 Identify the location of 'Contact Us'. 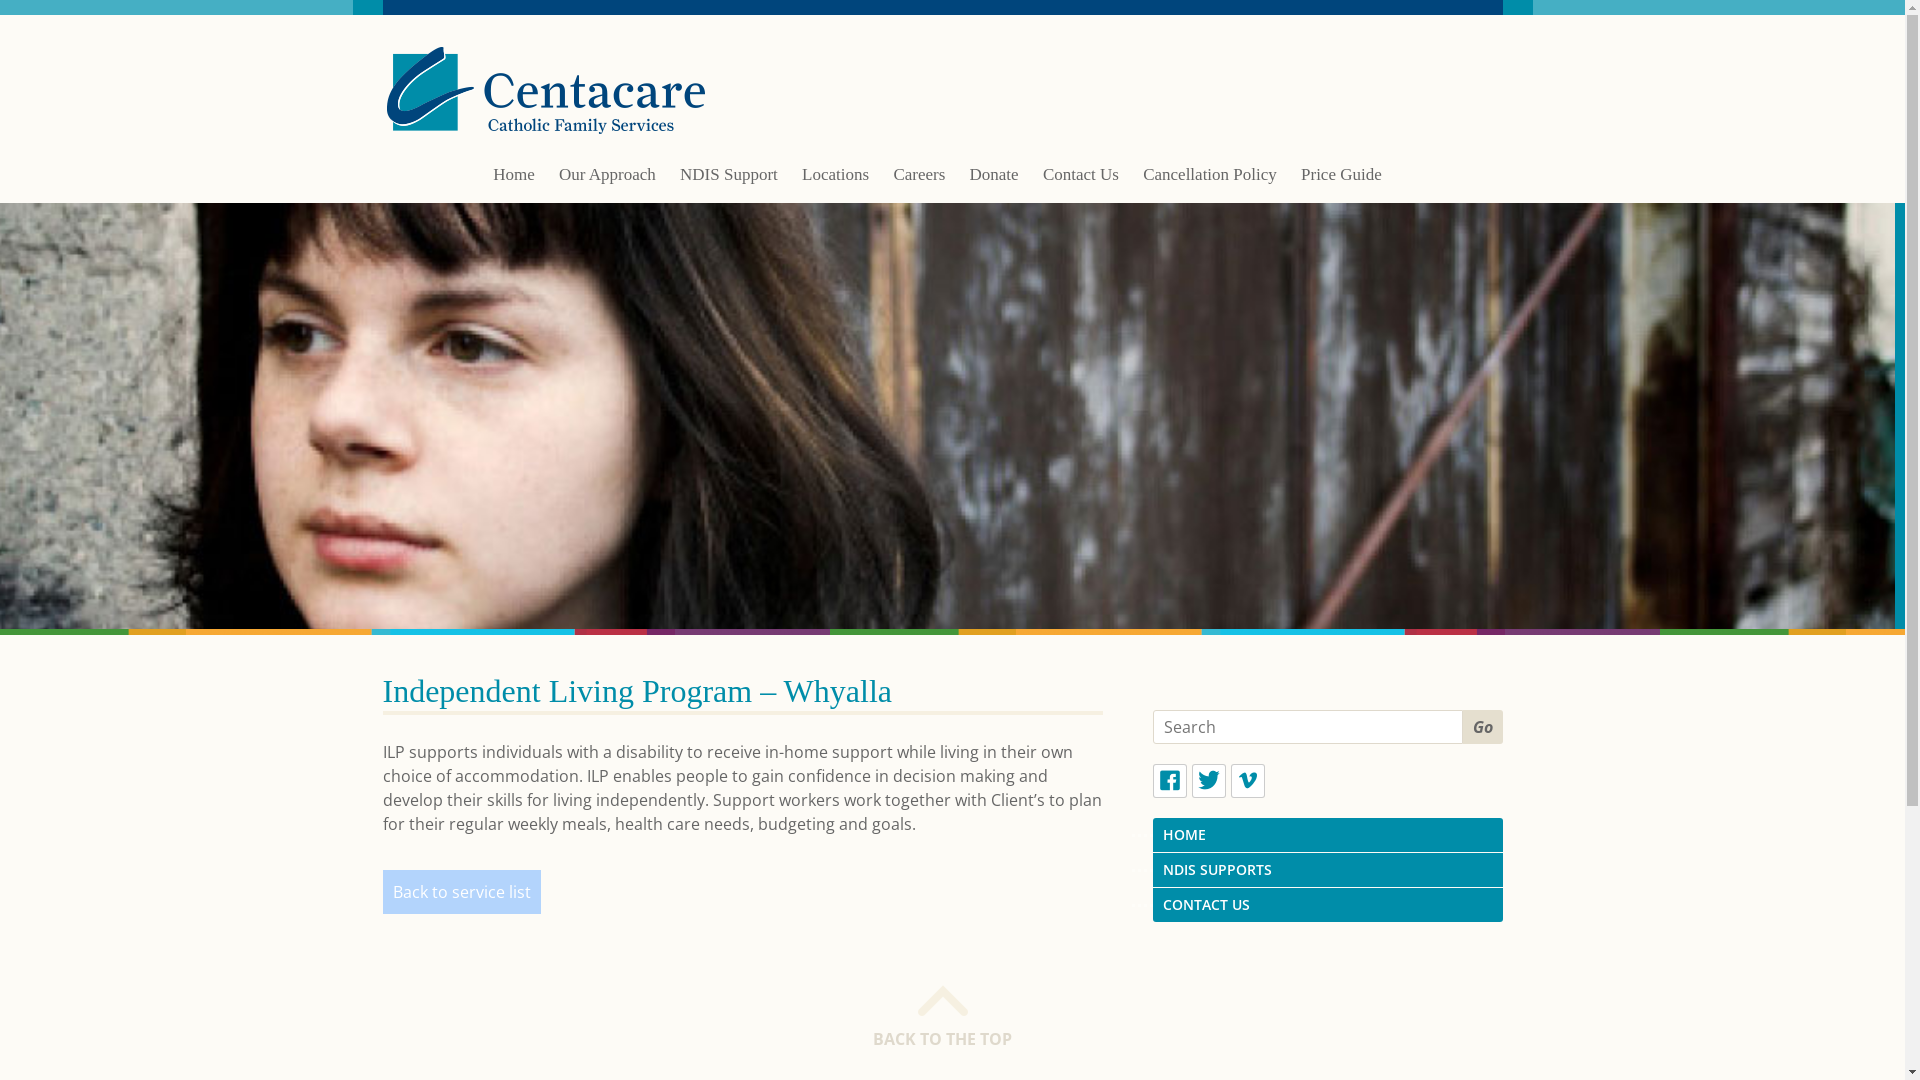
(1079, 184).